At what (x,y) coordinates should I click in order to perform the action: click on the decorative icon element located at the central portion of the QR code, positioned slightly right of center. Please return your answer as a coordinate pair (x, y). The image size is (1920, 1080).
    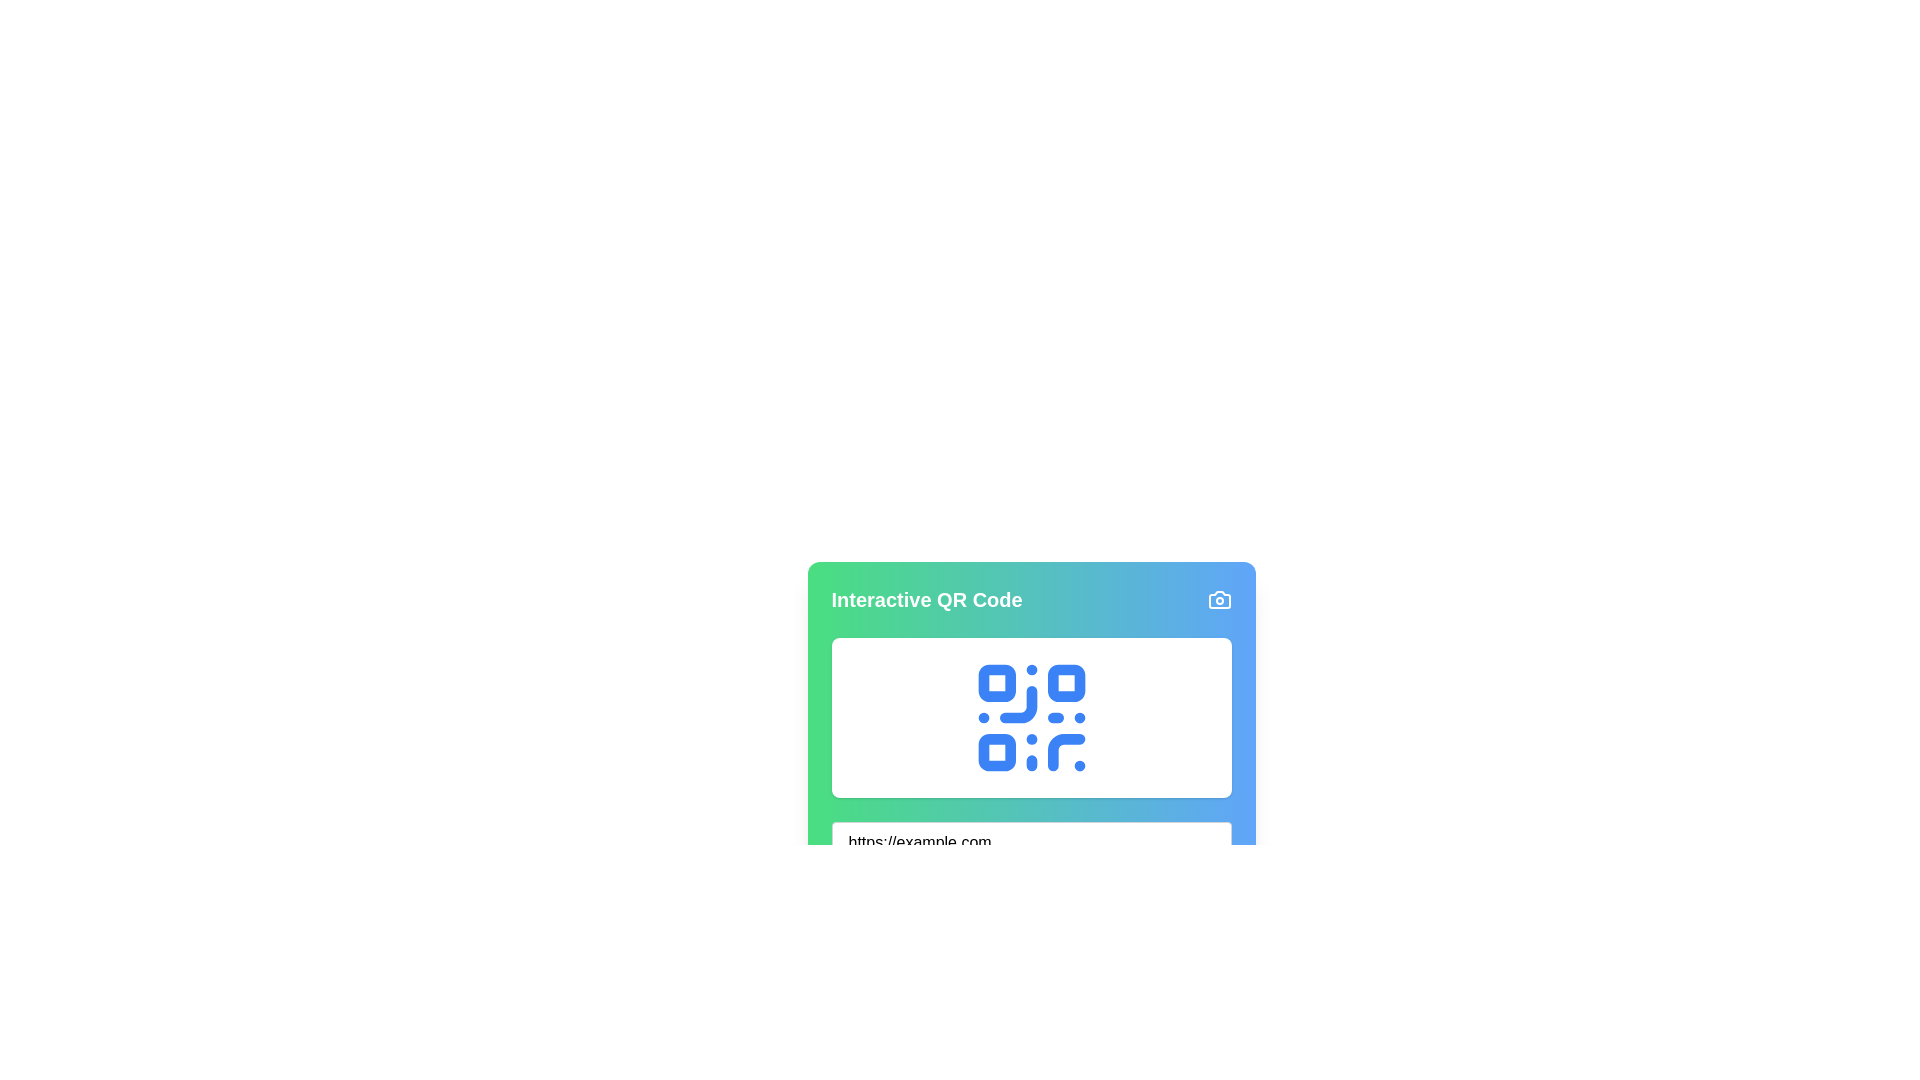
    Looking at the image, I should click on (1018, 703).